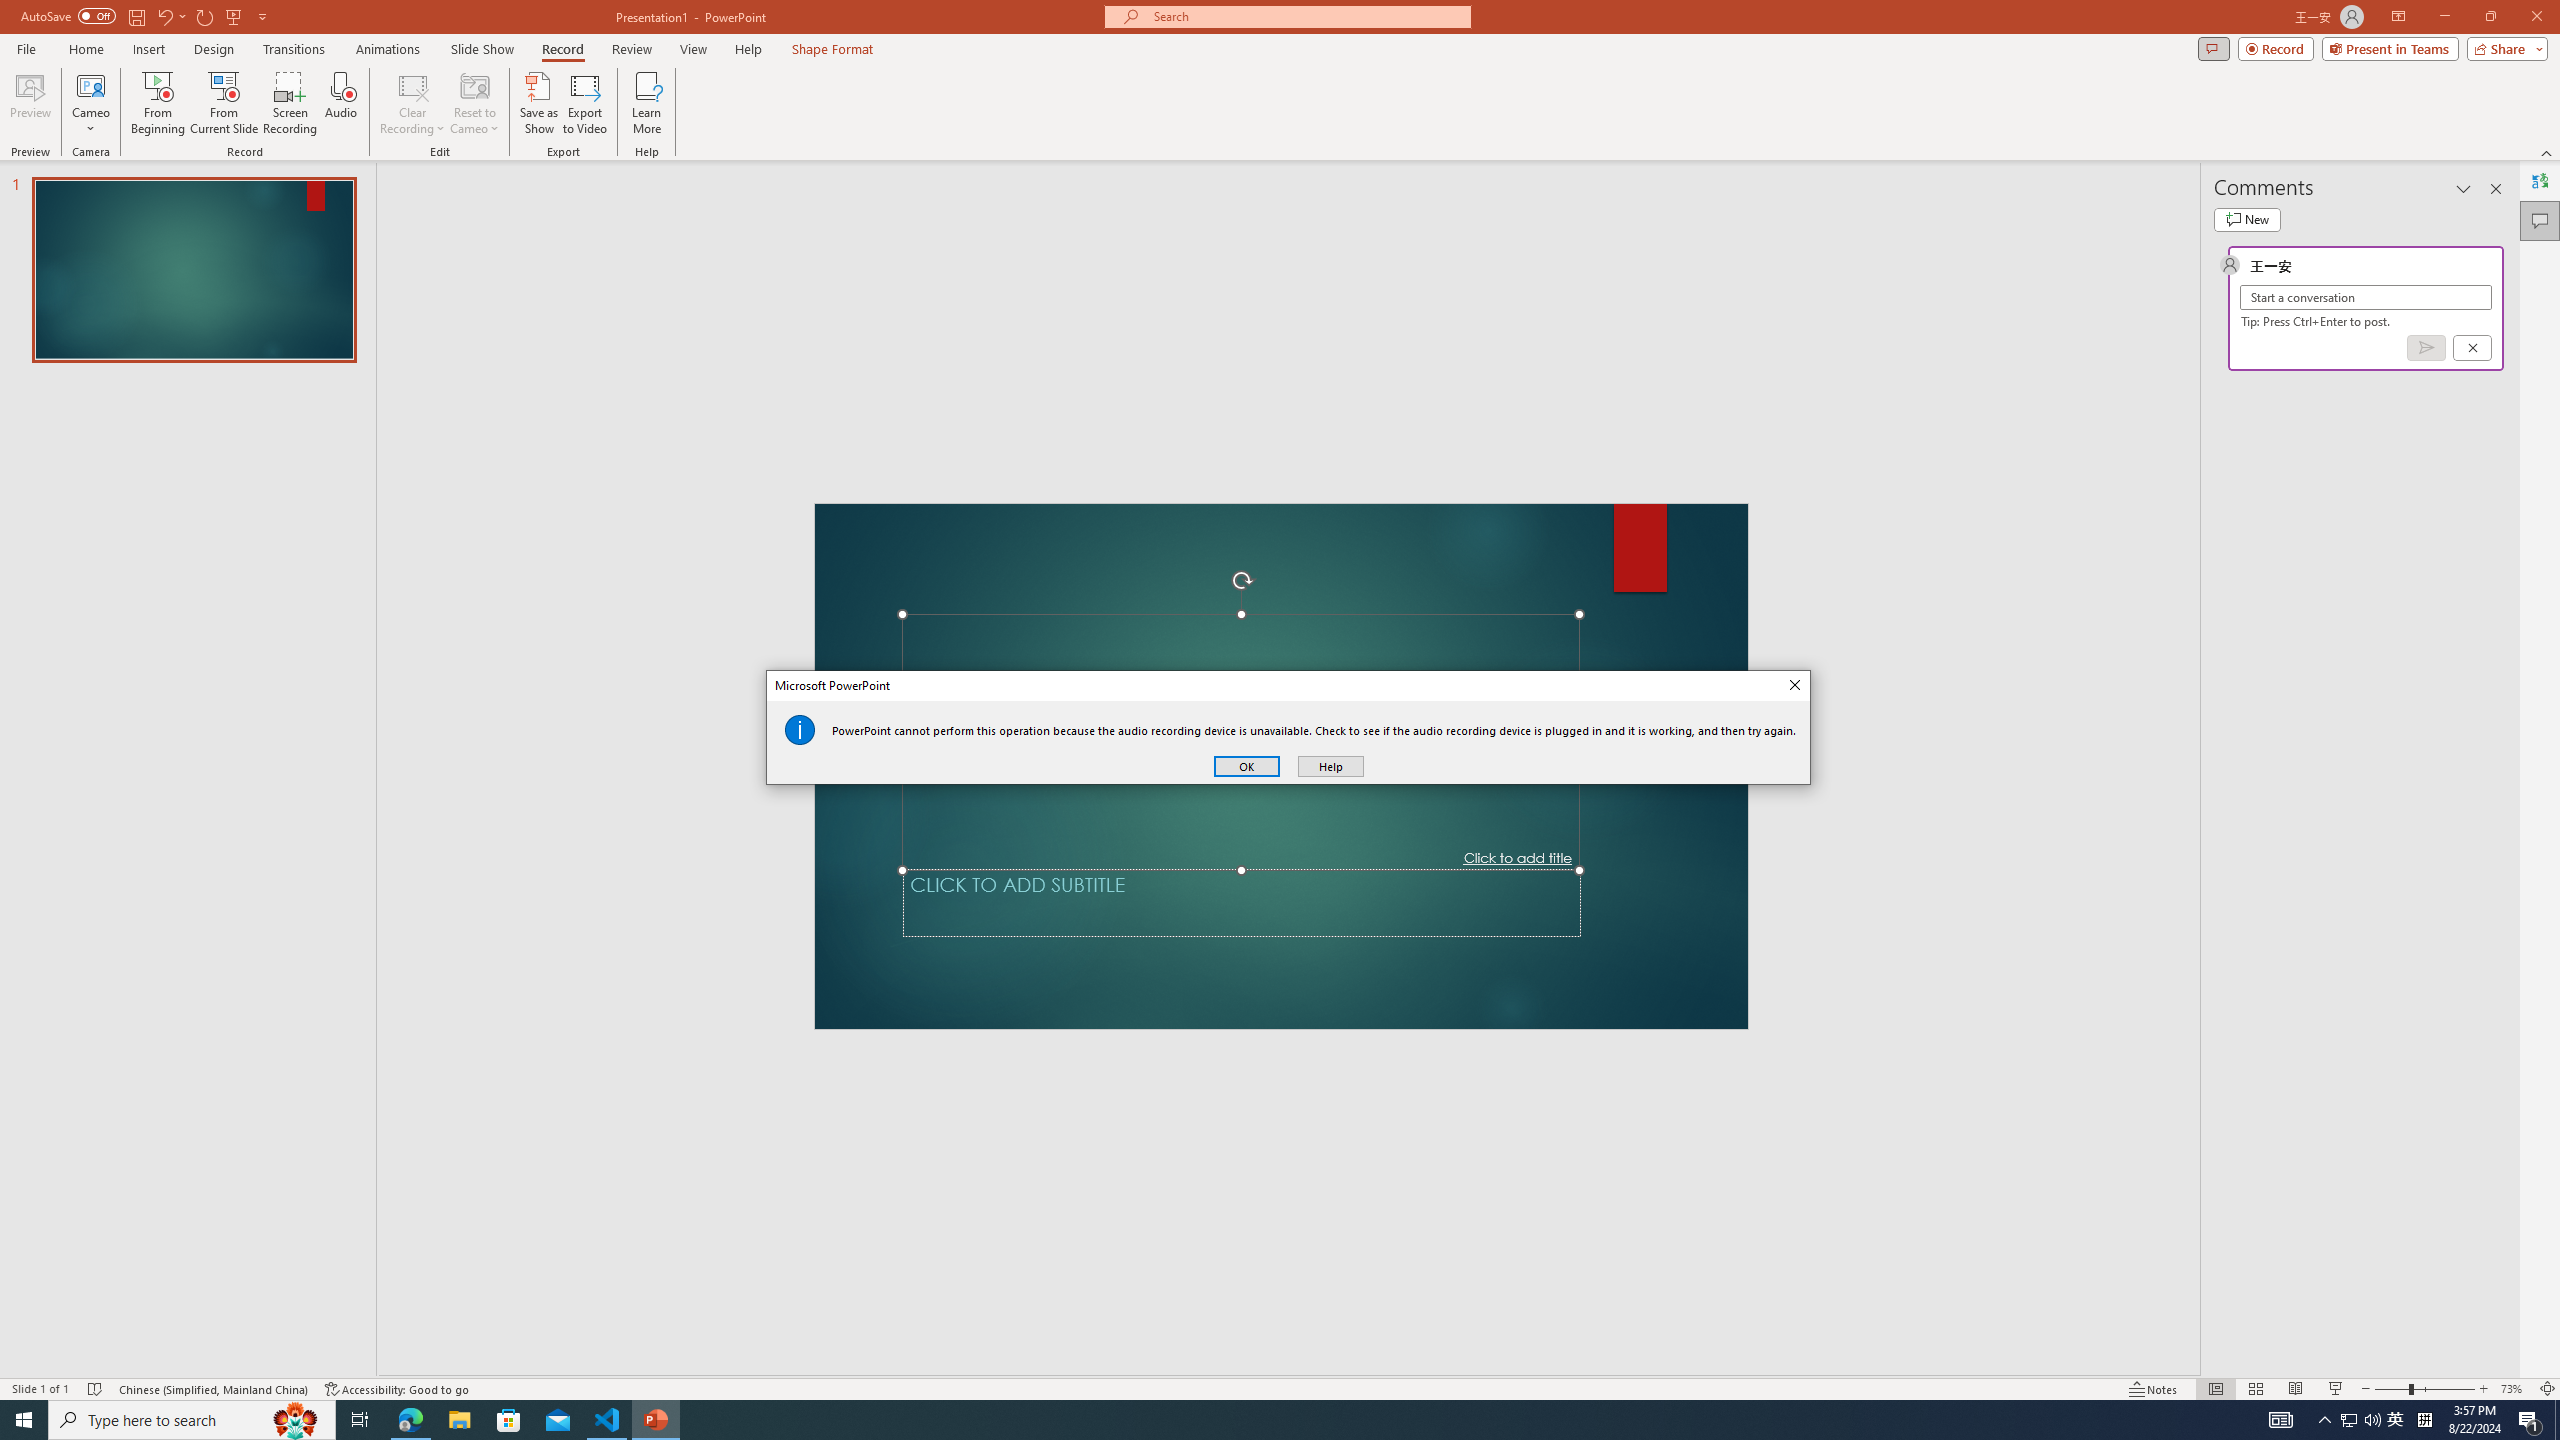 This screenshot has width=2560, height=1440. I want to click on 'Transitions', so click(293, 49).